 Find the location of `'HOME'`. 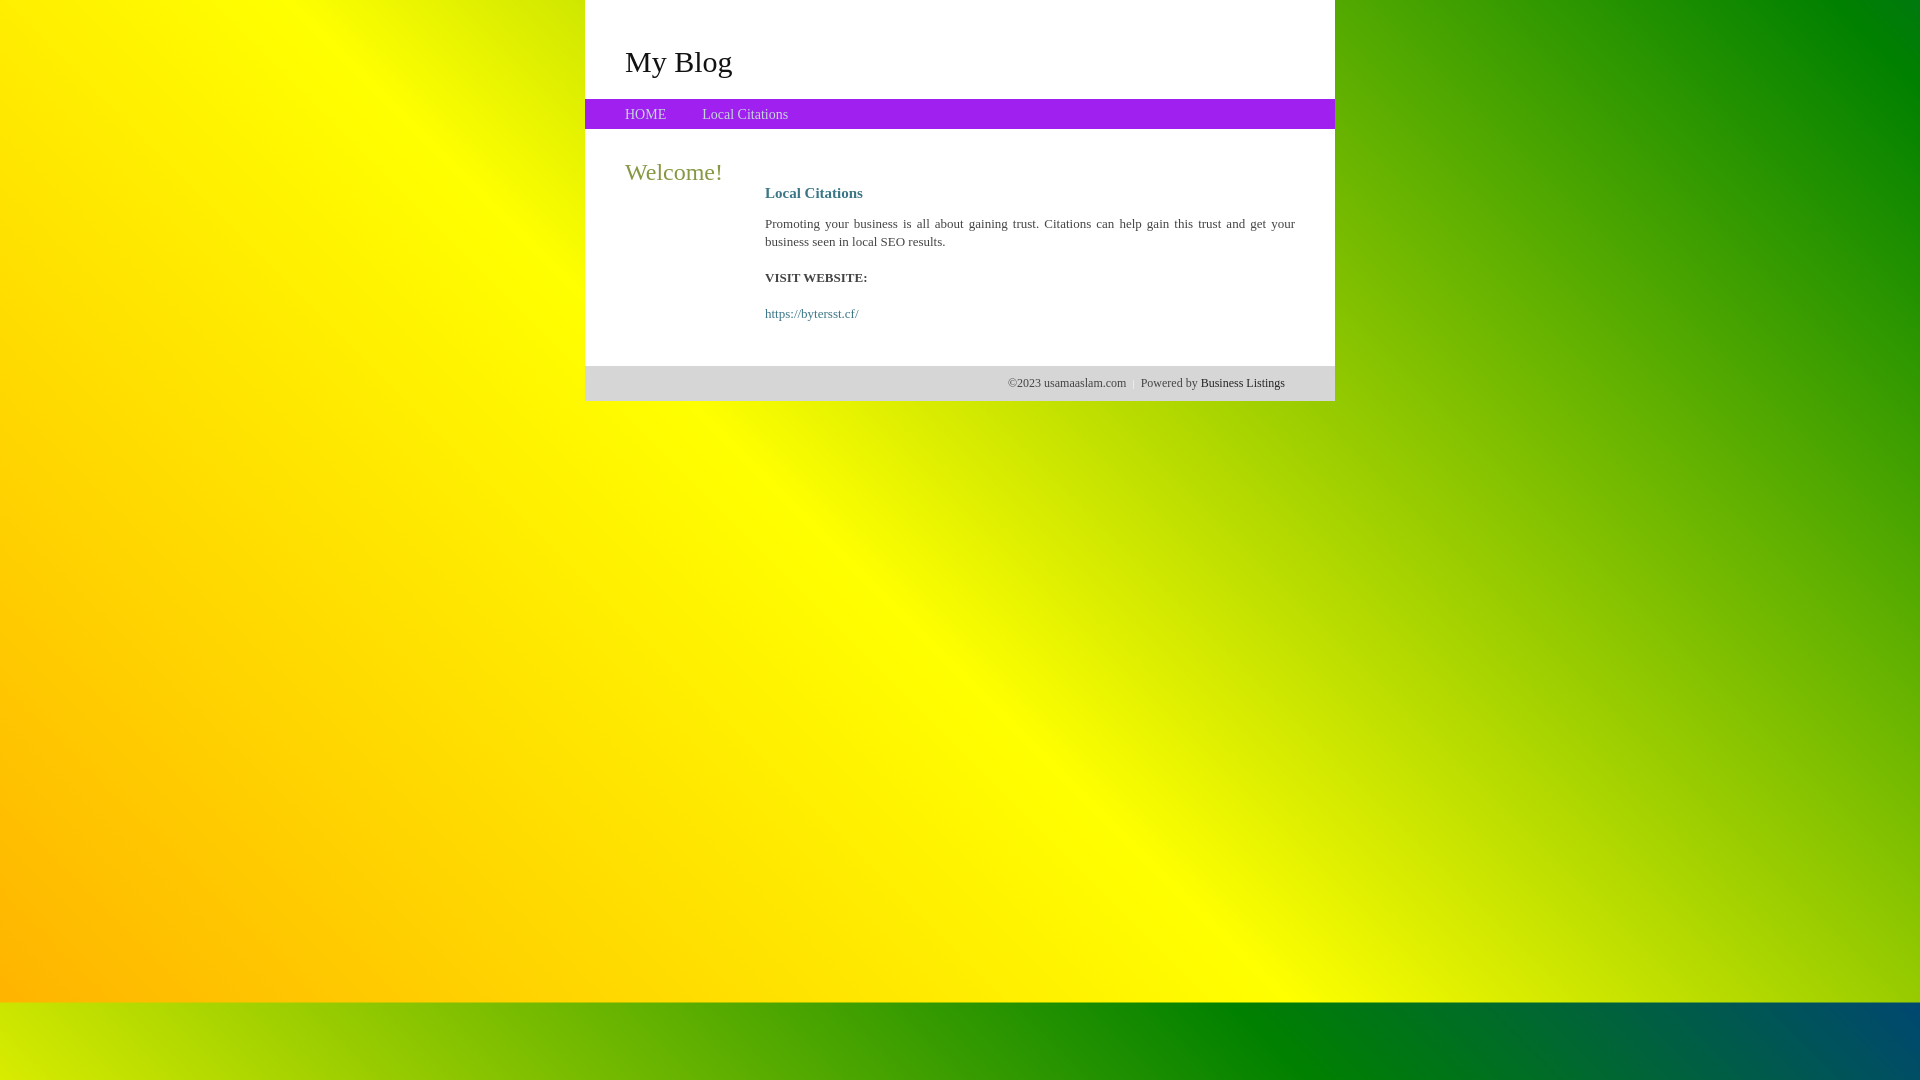

'HOME' is located at coordinates (645, 114).